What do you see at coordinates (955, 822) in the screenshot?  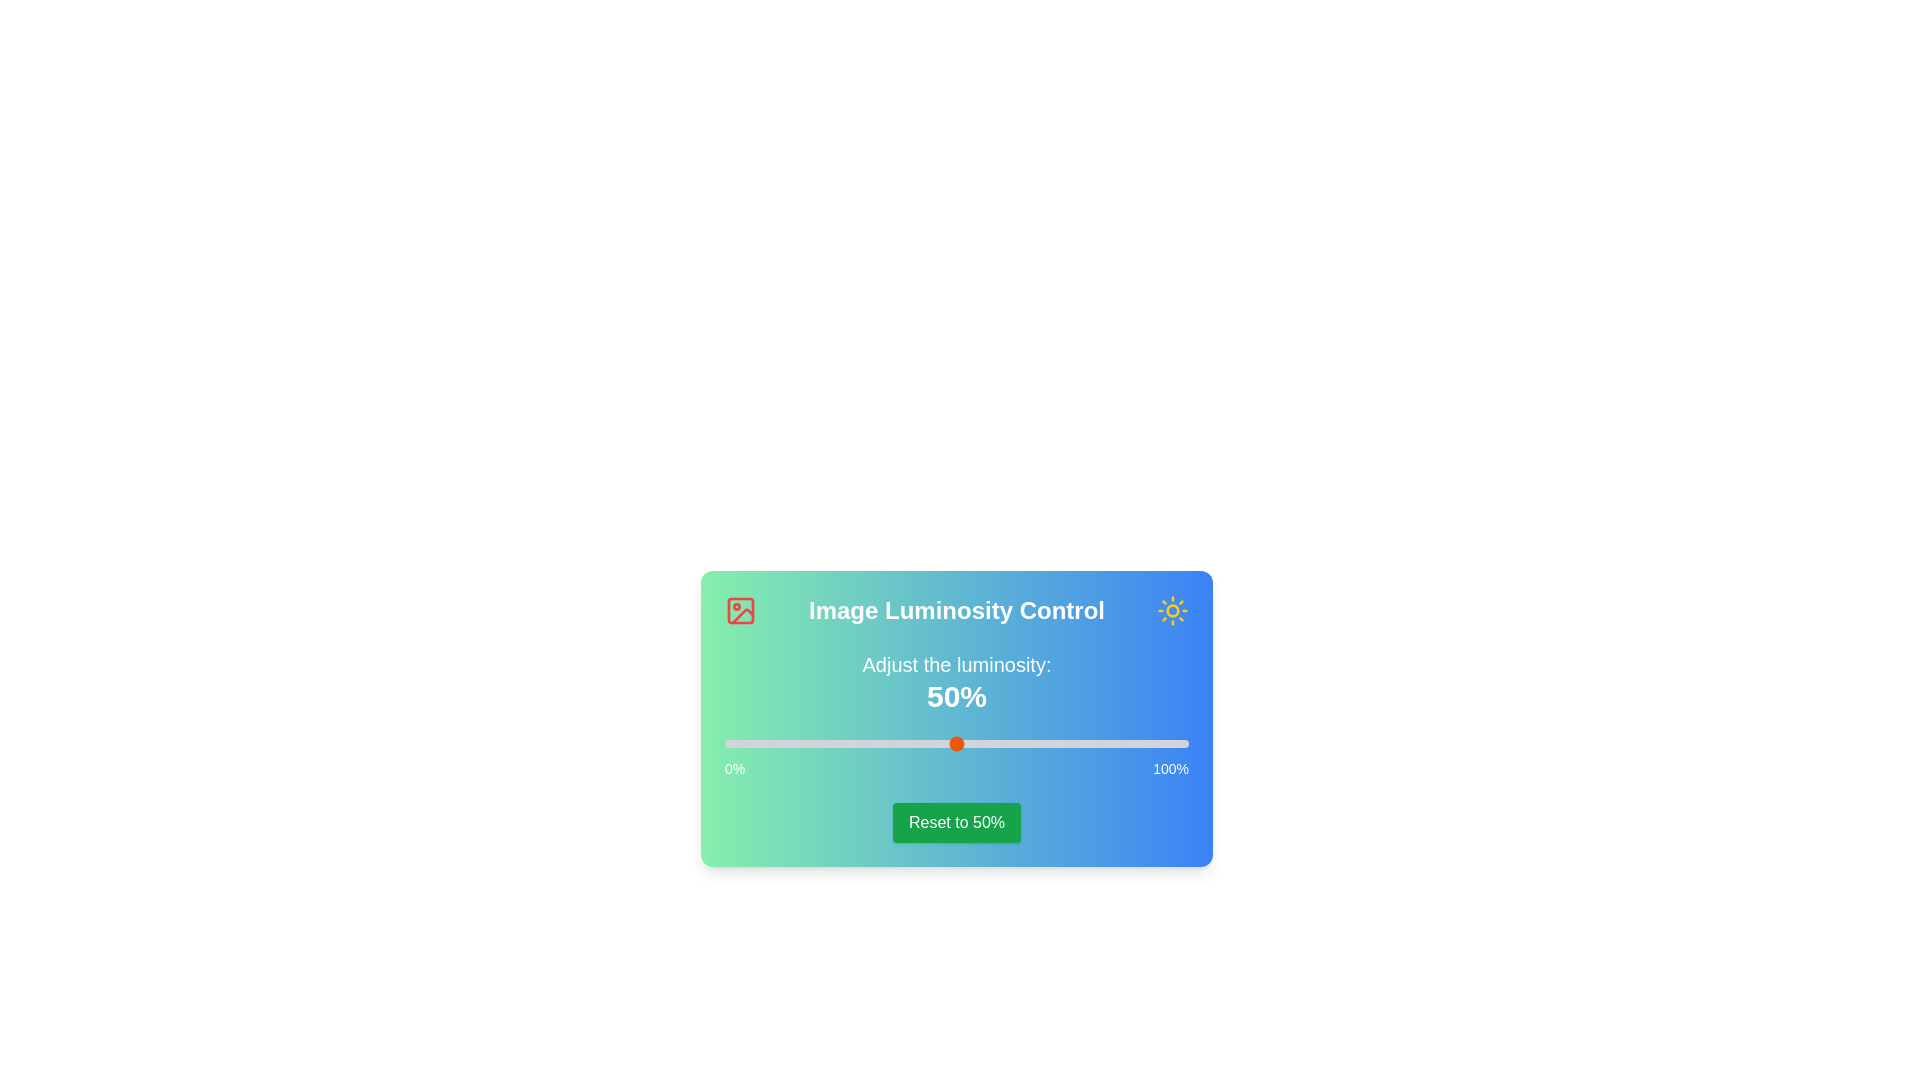 I see `'Reset to 50%' button to reset the luminosity to 50%` at bounding box center [955, 822].